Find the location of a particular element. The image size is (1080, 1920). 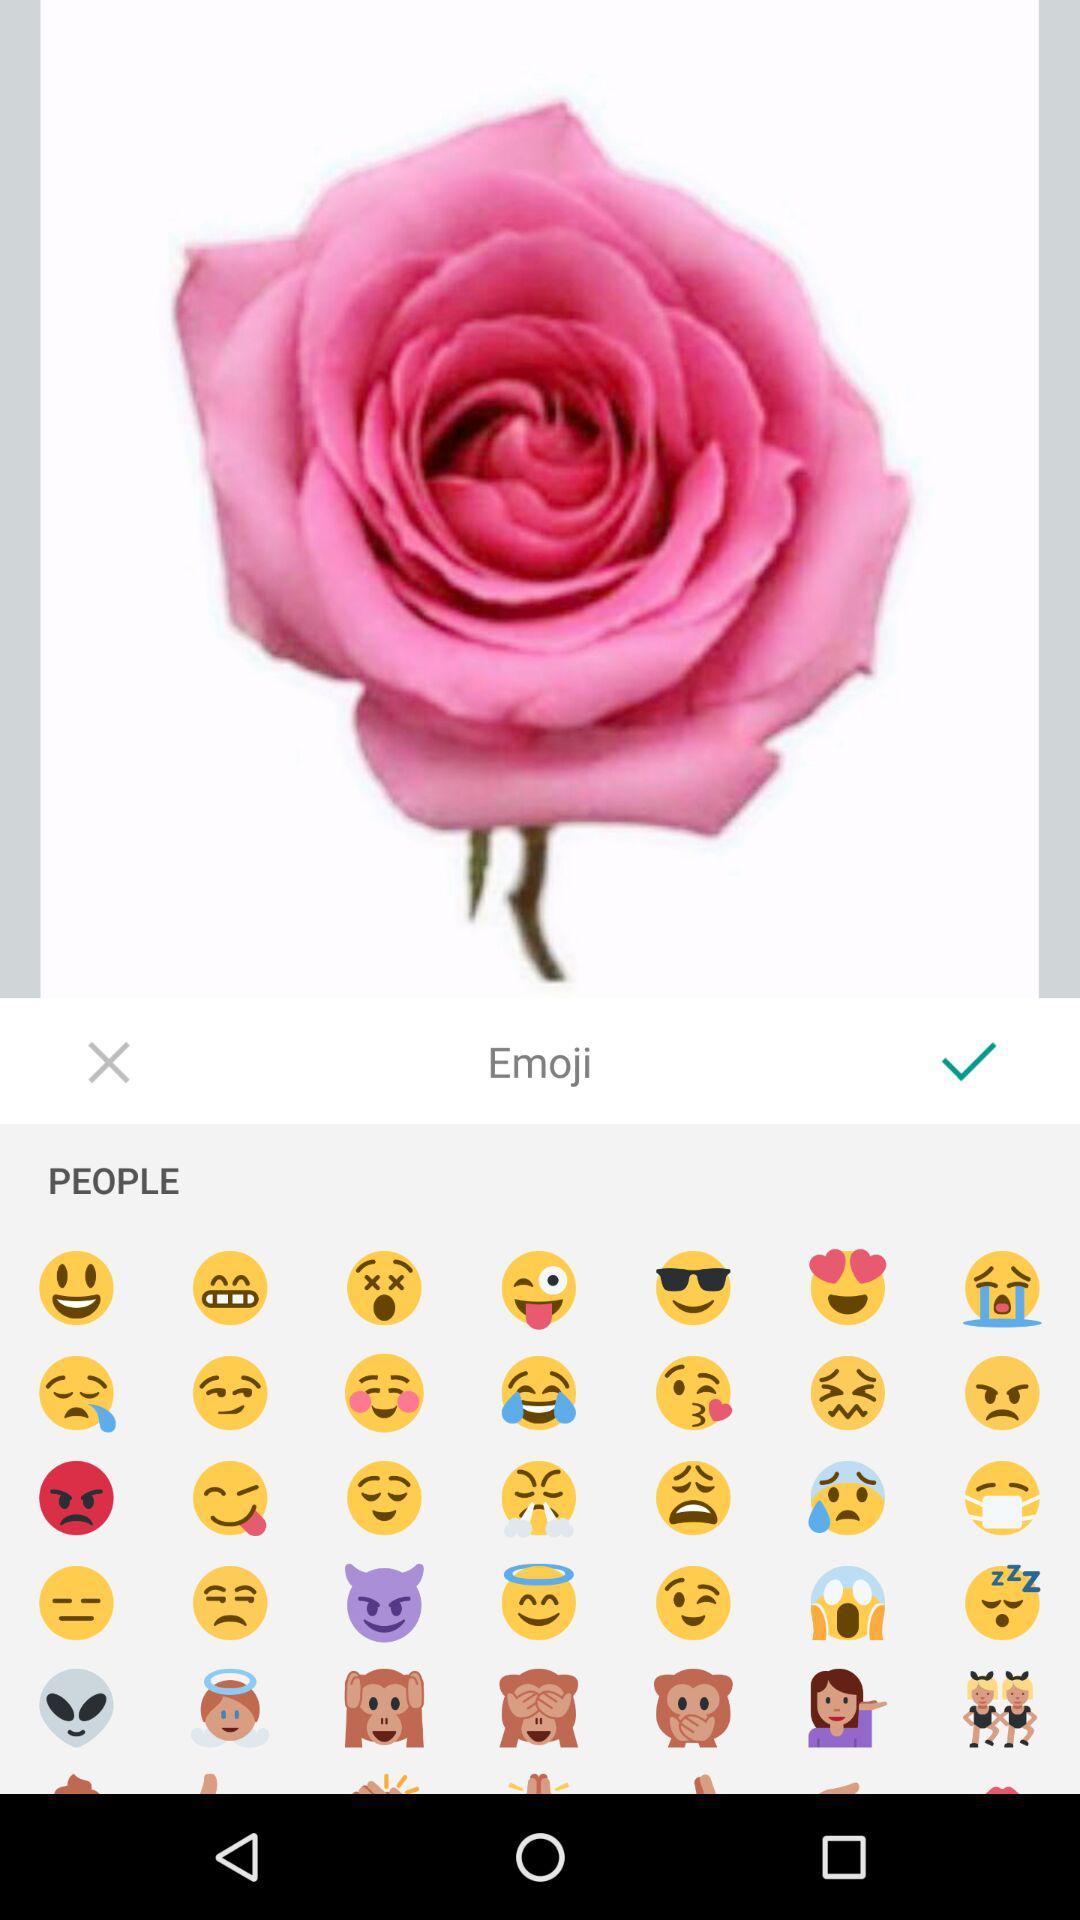

smile emoji is located at coordinates (75, 1288).